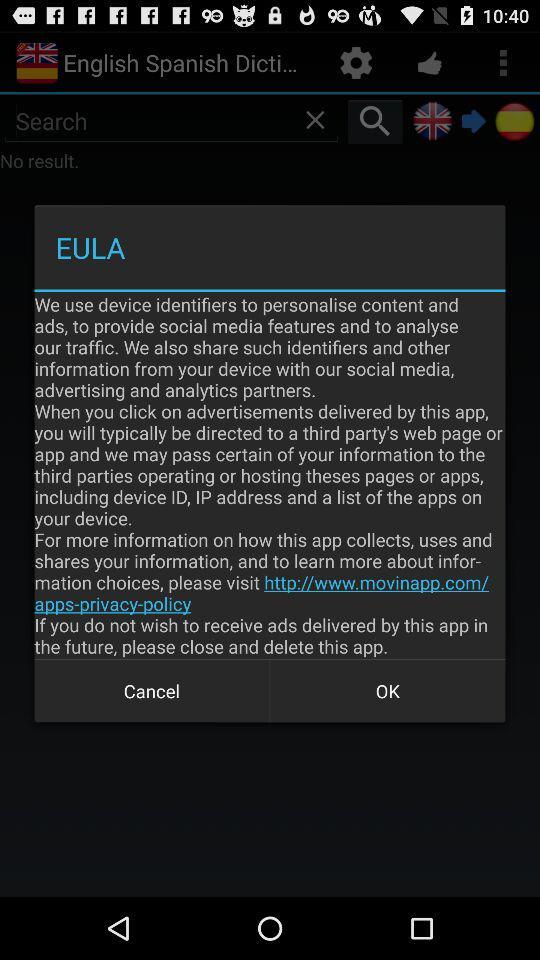 This screenshot has height=960, width=540. I want to click on we use device at the center, so click(270, 475).